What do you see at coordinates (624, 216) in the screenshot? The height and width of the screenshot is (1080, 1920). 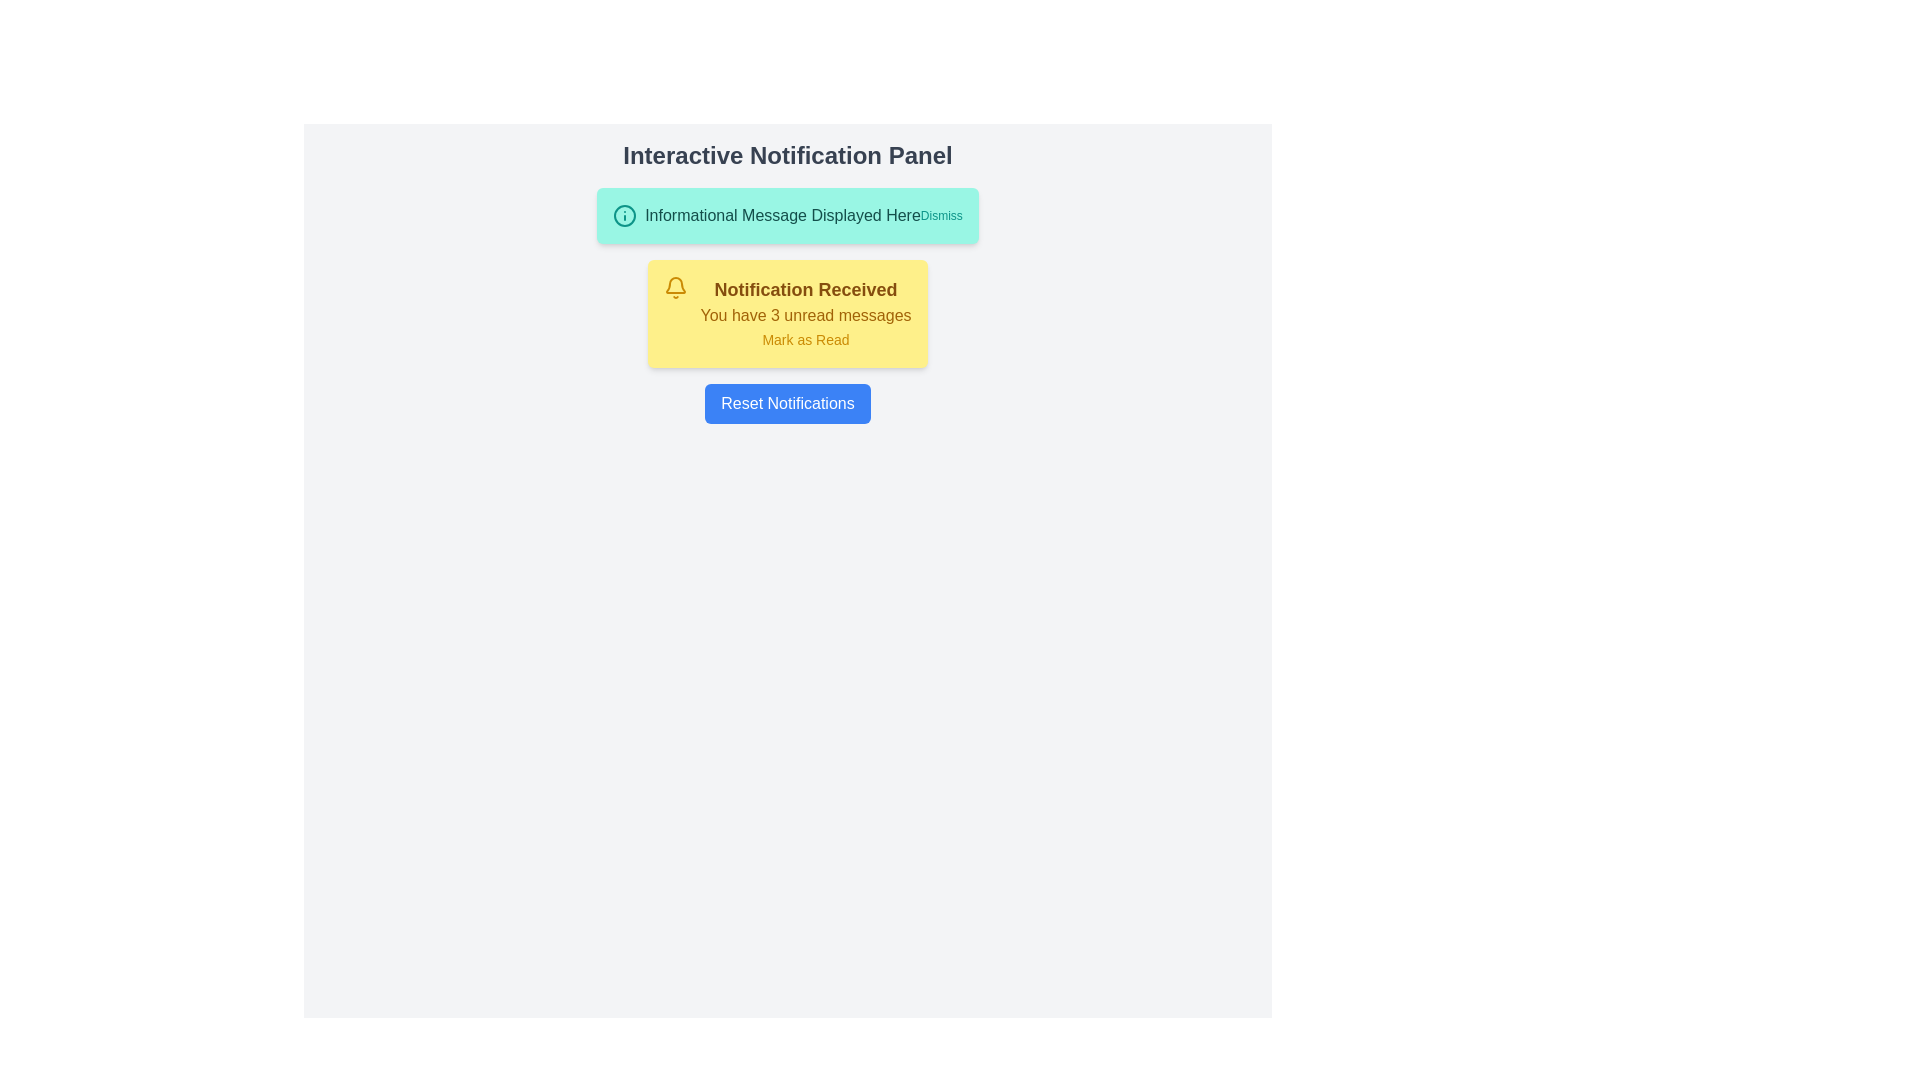 I see `the teal circular icon with a stylized 'i' symbol, located on the far left of the notification banner, preceding the text 'Informational Message Displayed Here'` at bounding box center [624, 216].